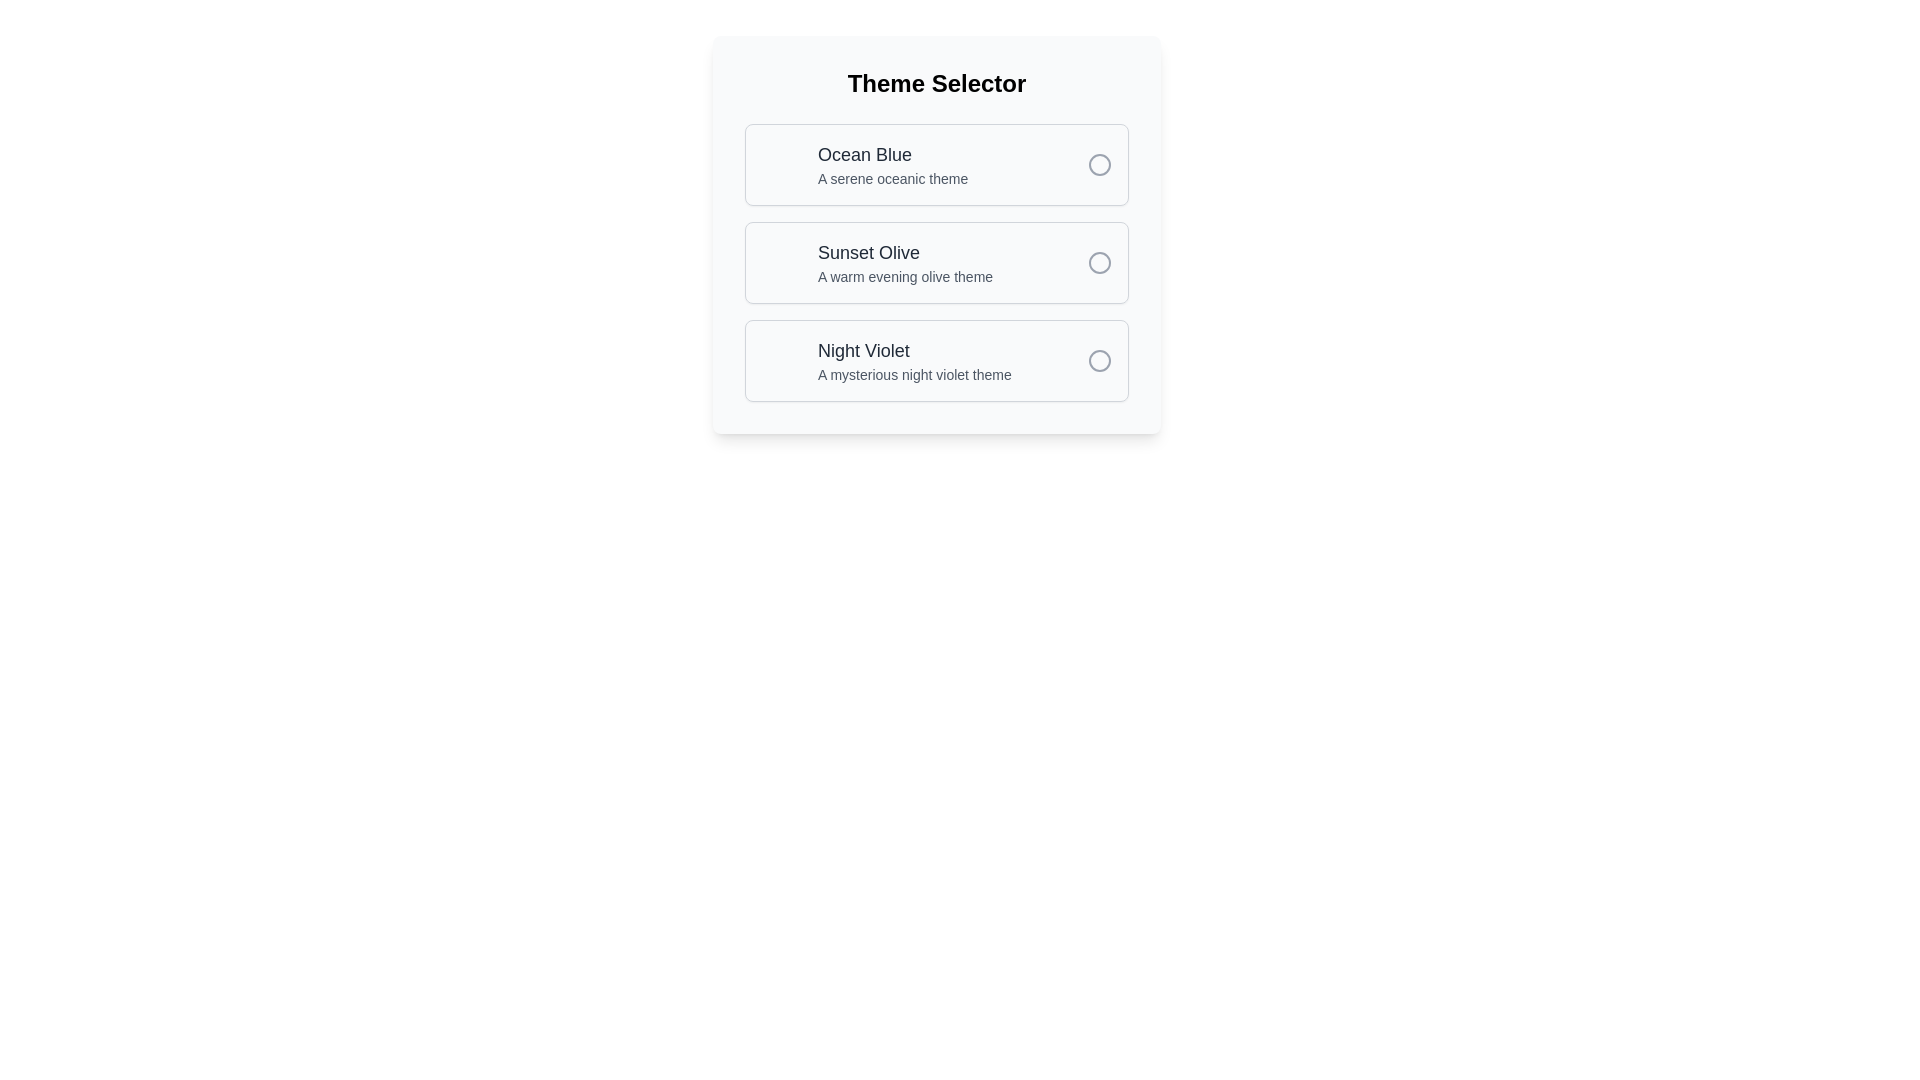 The width and height of the screenshot is (1920, 1080). What do you see at coordinates (913, 361) in the screenshot?
I see `the 'Night Violet' text block, which contains the title and description for selecting the theme in the 'Theme Selector.'` at bounding box center [913, 361].